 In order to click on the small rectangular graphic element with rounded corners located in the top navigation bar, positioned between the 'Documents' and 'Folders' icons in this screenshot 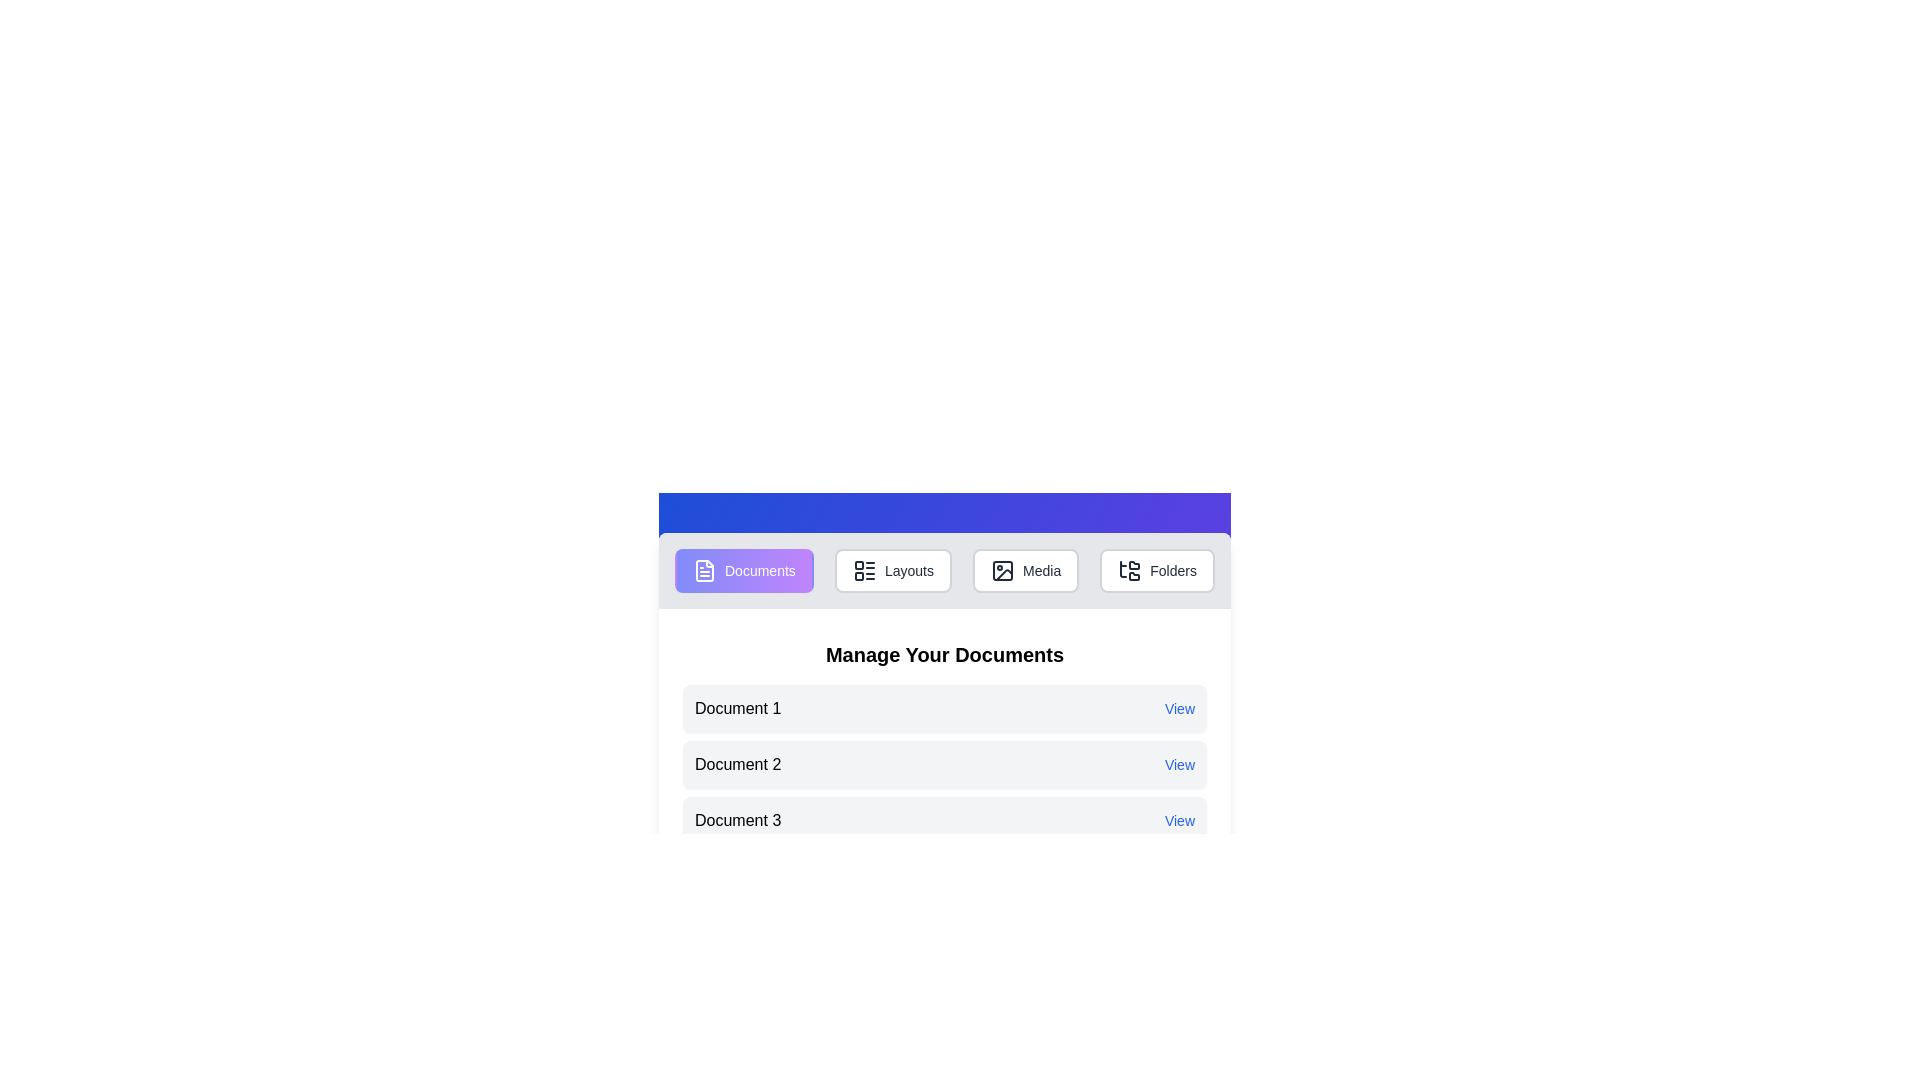, I will do `click(1003, 570)`.